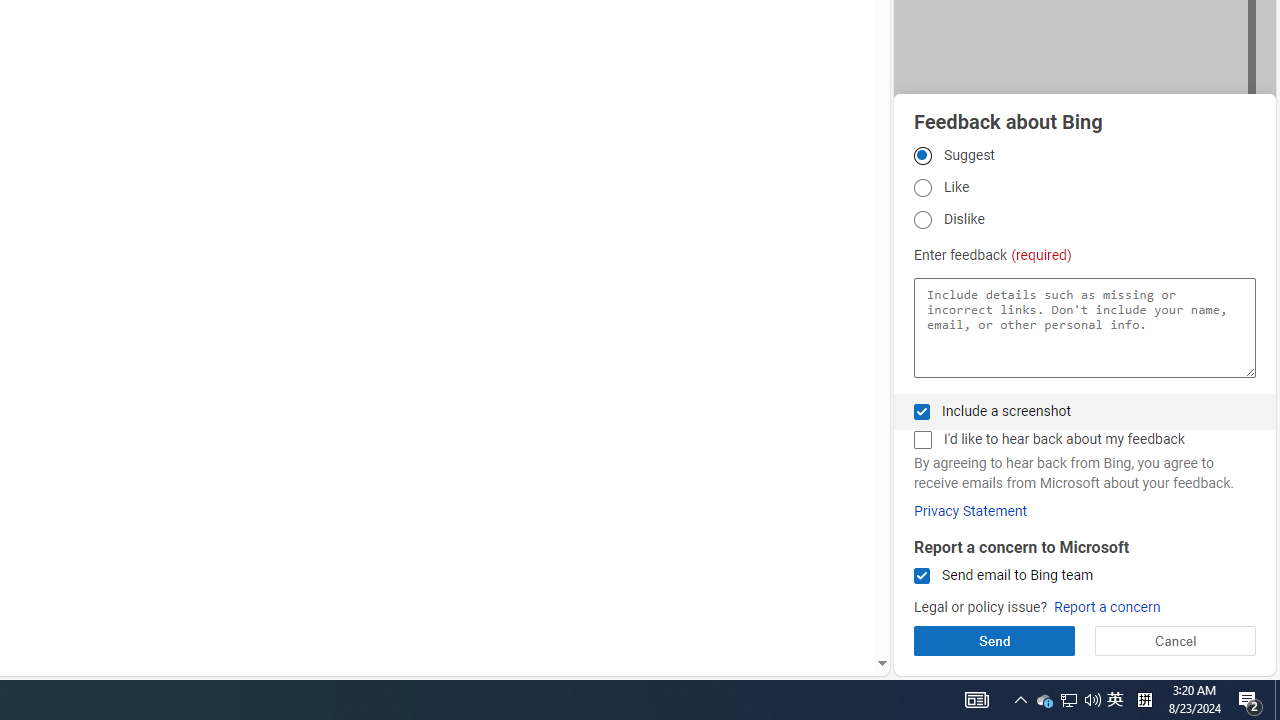 This screenshot has width=1280, height=720. What do you see at coordinates (1175, 640) in the screenshot?
I see `'Cancel'` at bounding box center [1175, 640].